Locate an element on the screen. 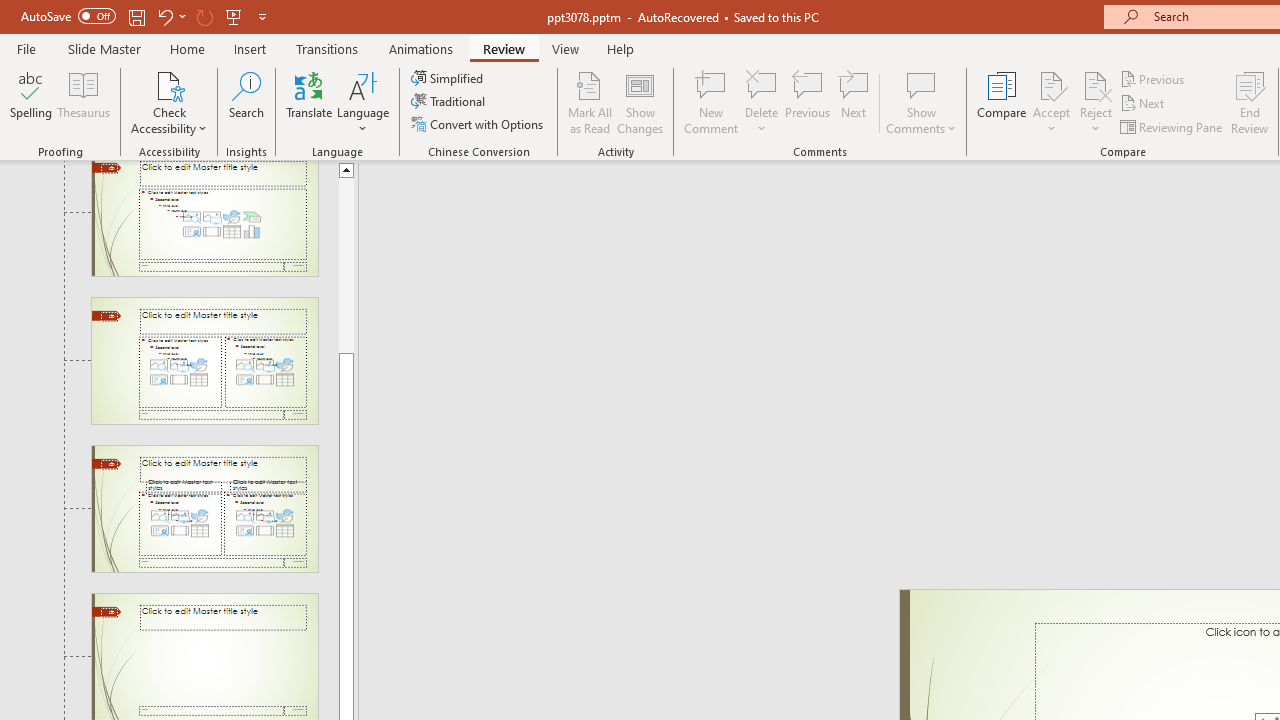 This screenshot has width=1280, height=720. 'Reject Change' is located at coordinates (1095, 84).